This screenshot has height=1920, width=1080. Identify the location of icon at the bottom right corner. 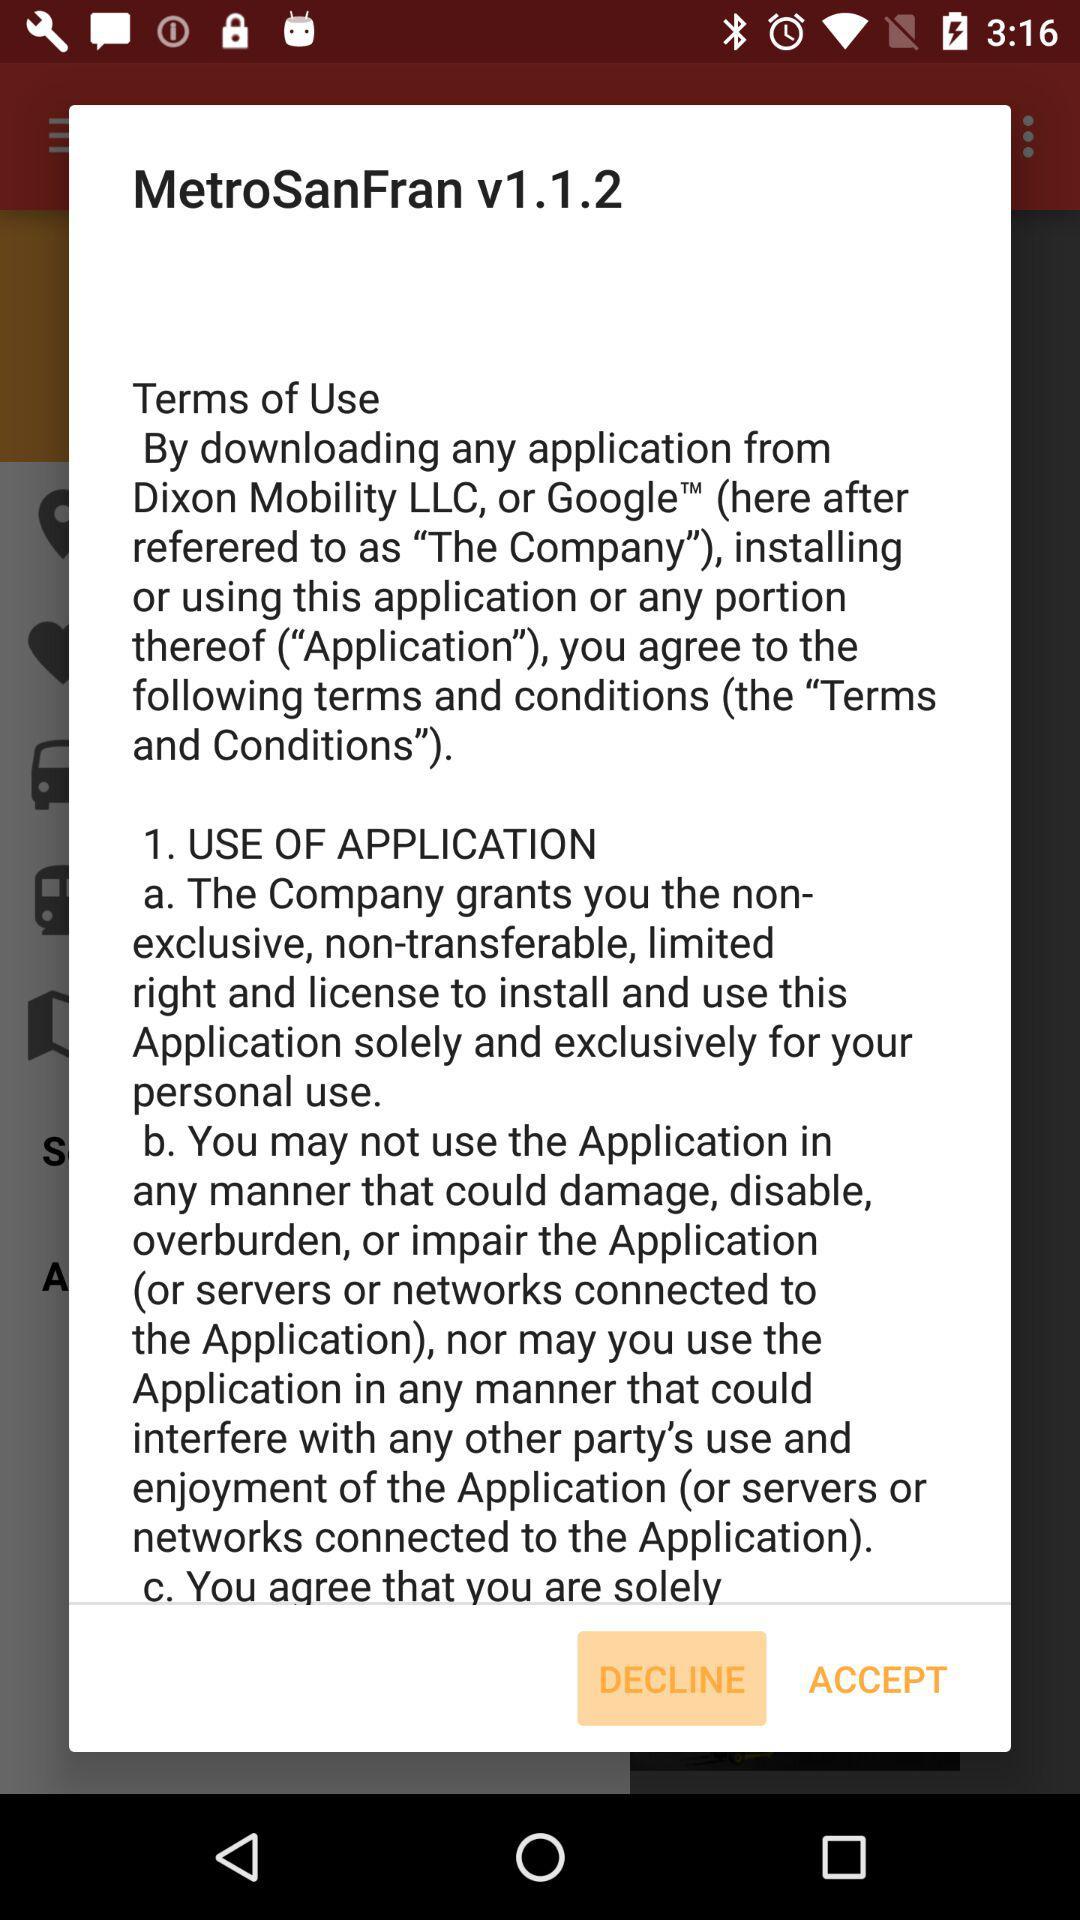
(877, 1678).